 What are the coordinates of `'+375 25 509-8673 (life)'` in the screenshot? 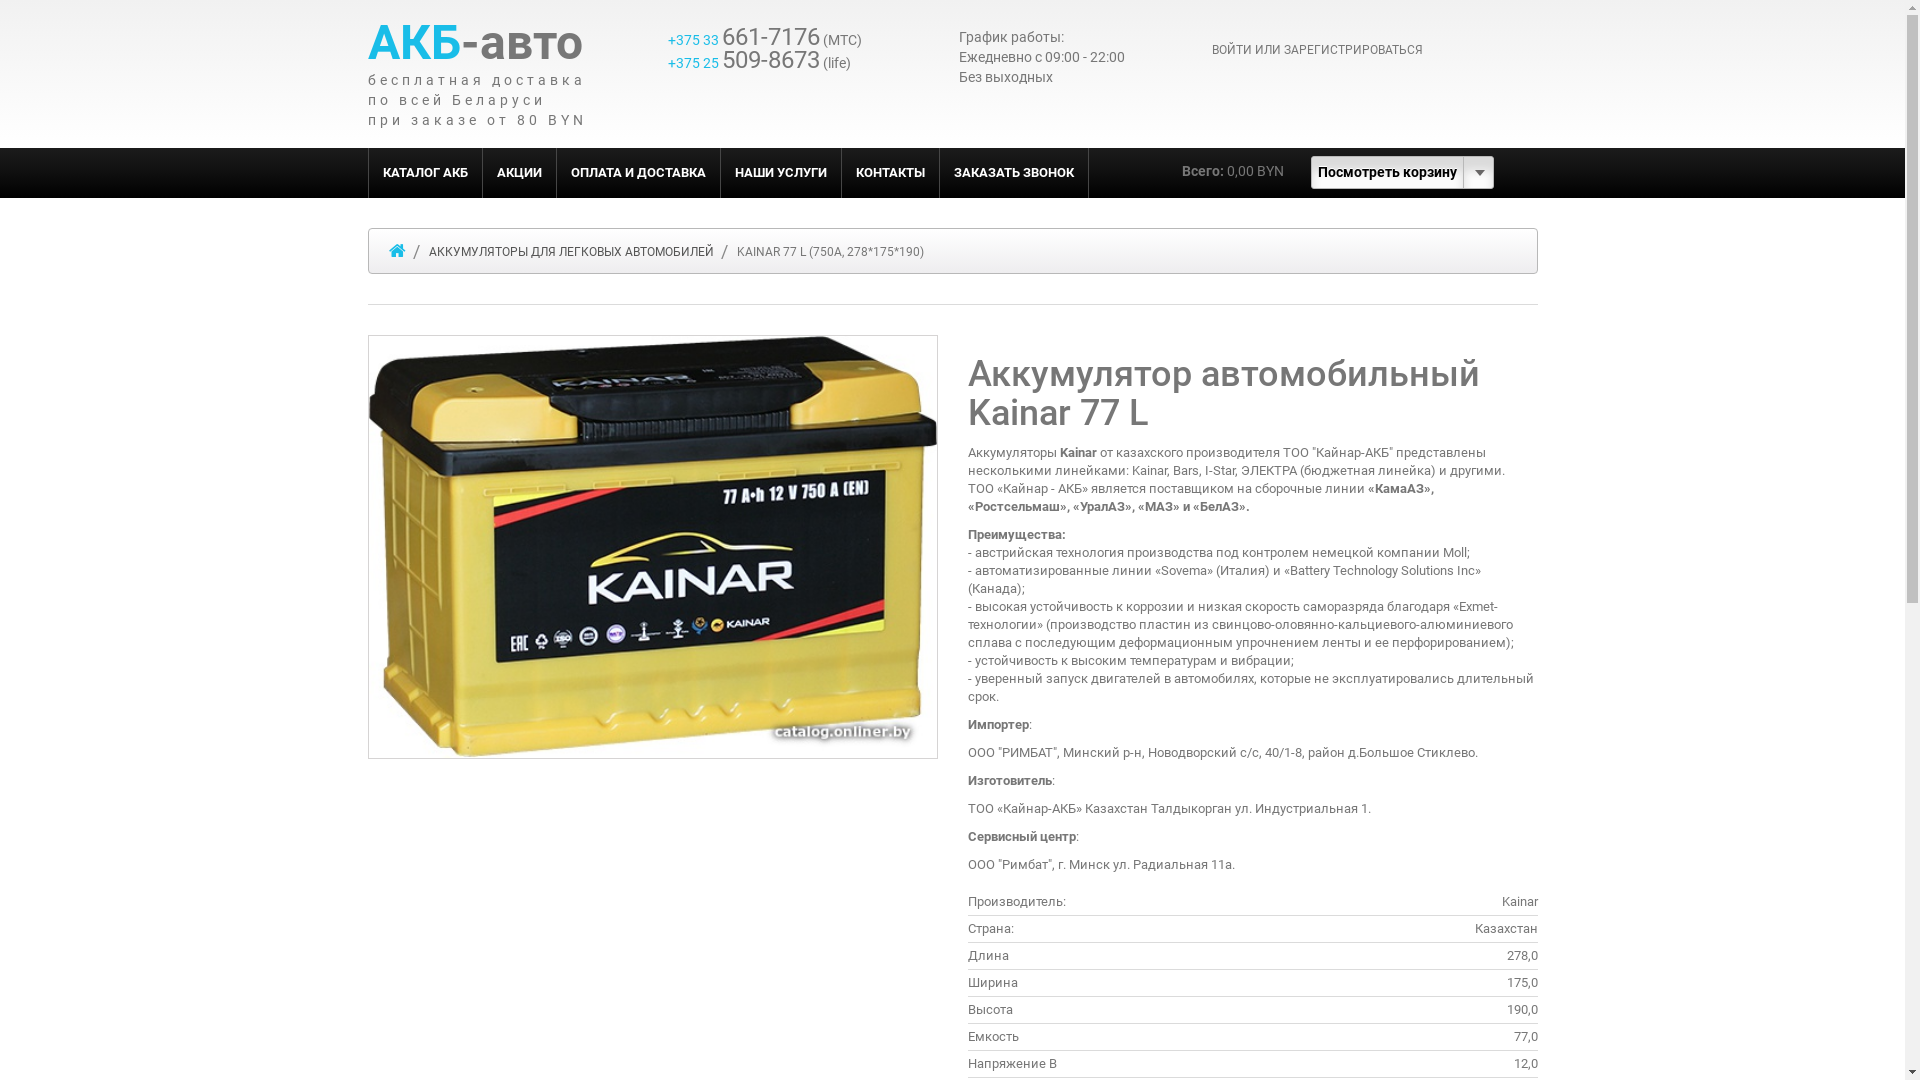 It's located at (758, 61).